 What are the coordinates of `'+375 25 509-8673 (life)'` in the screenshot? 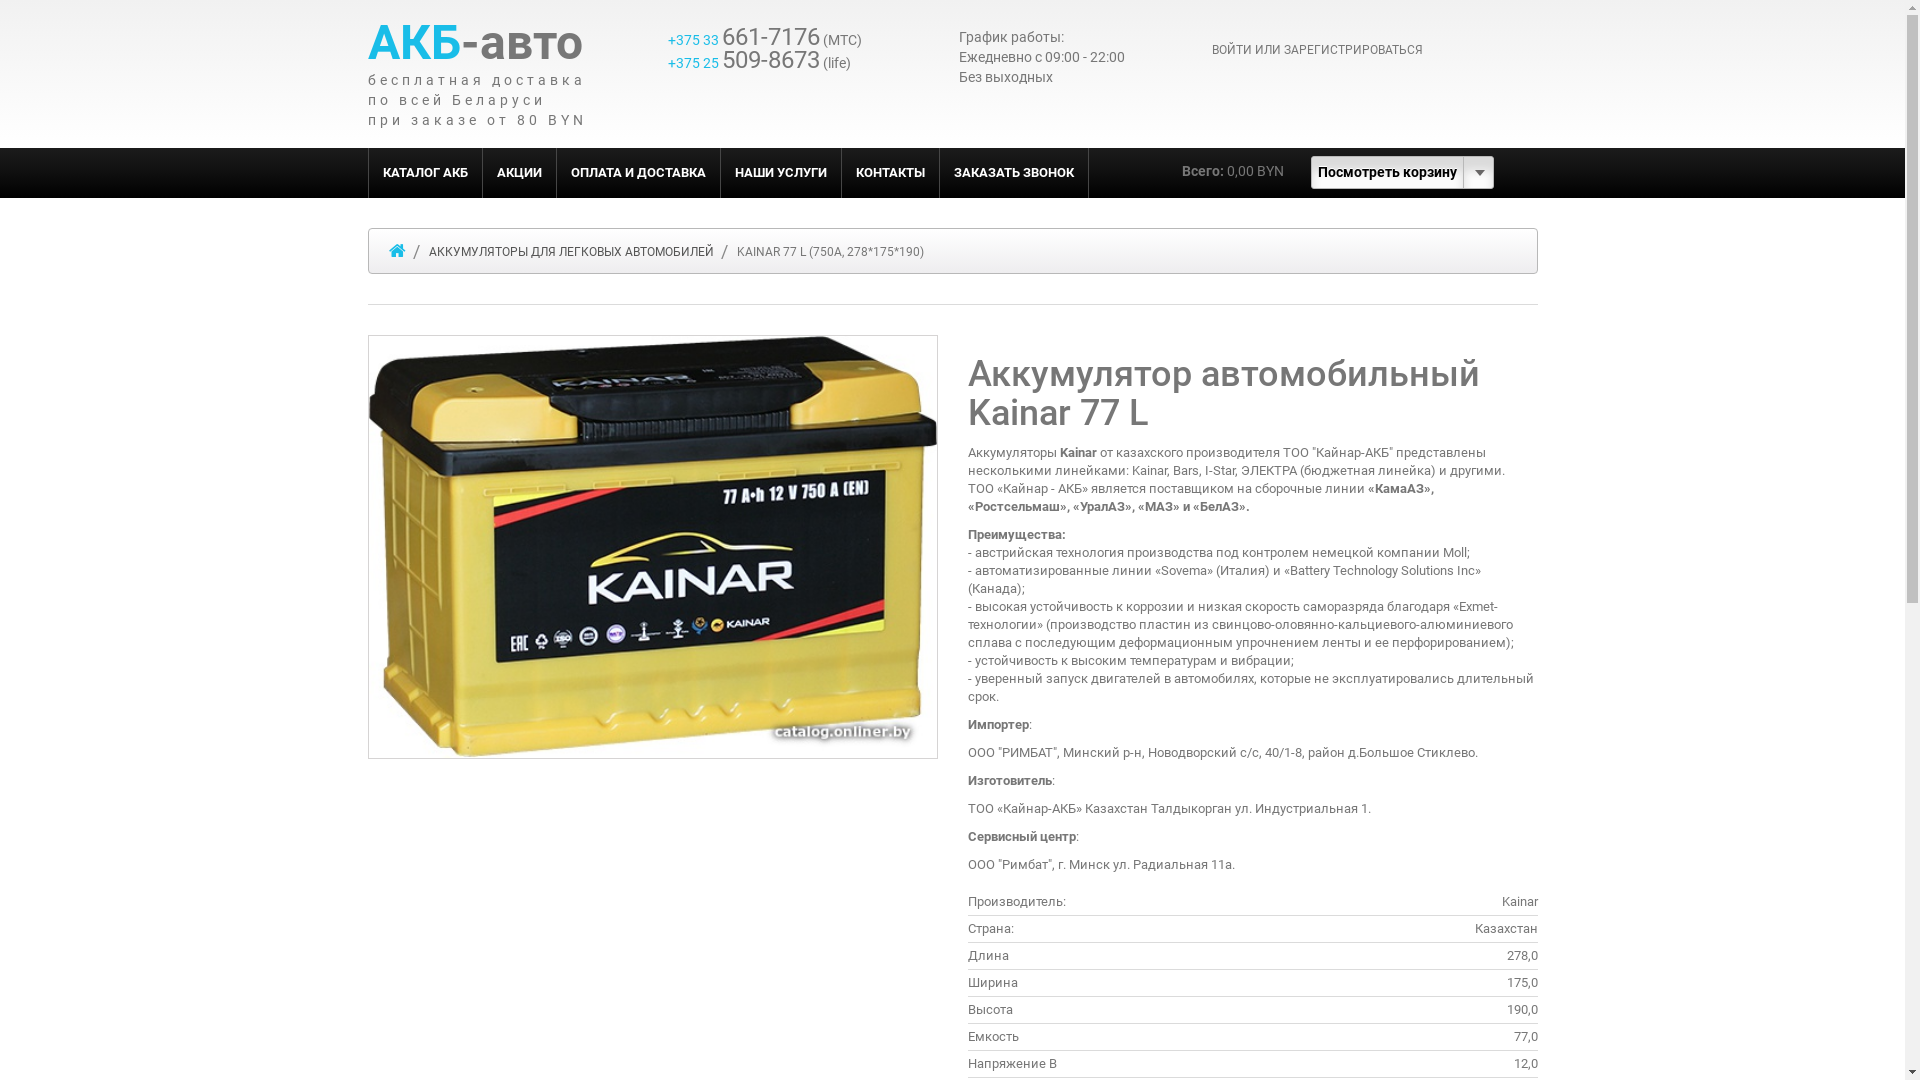 It's located at (758, 61).